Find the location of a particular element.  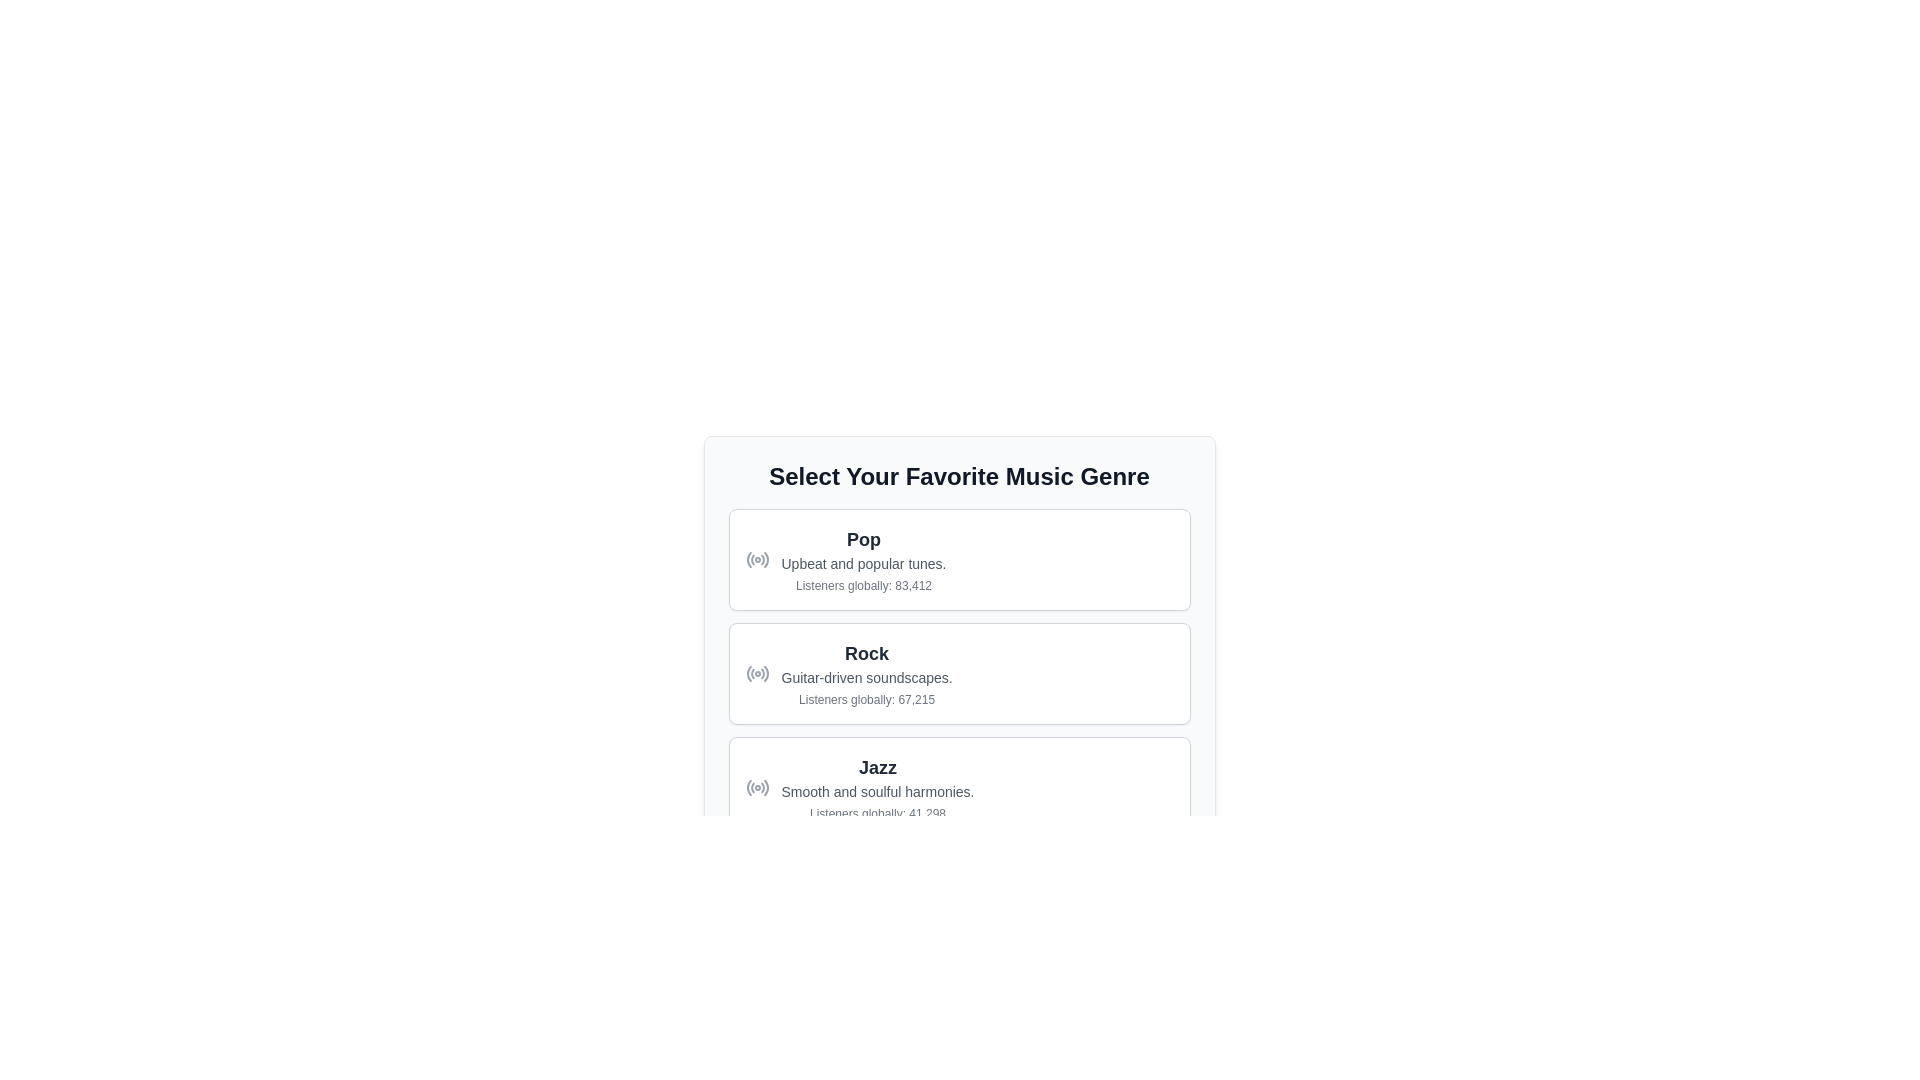

the music genre radio icon representing 'Rock', which is visually associated with its corresponding list entry is located at coordinates (756, 674).